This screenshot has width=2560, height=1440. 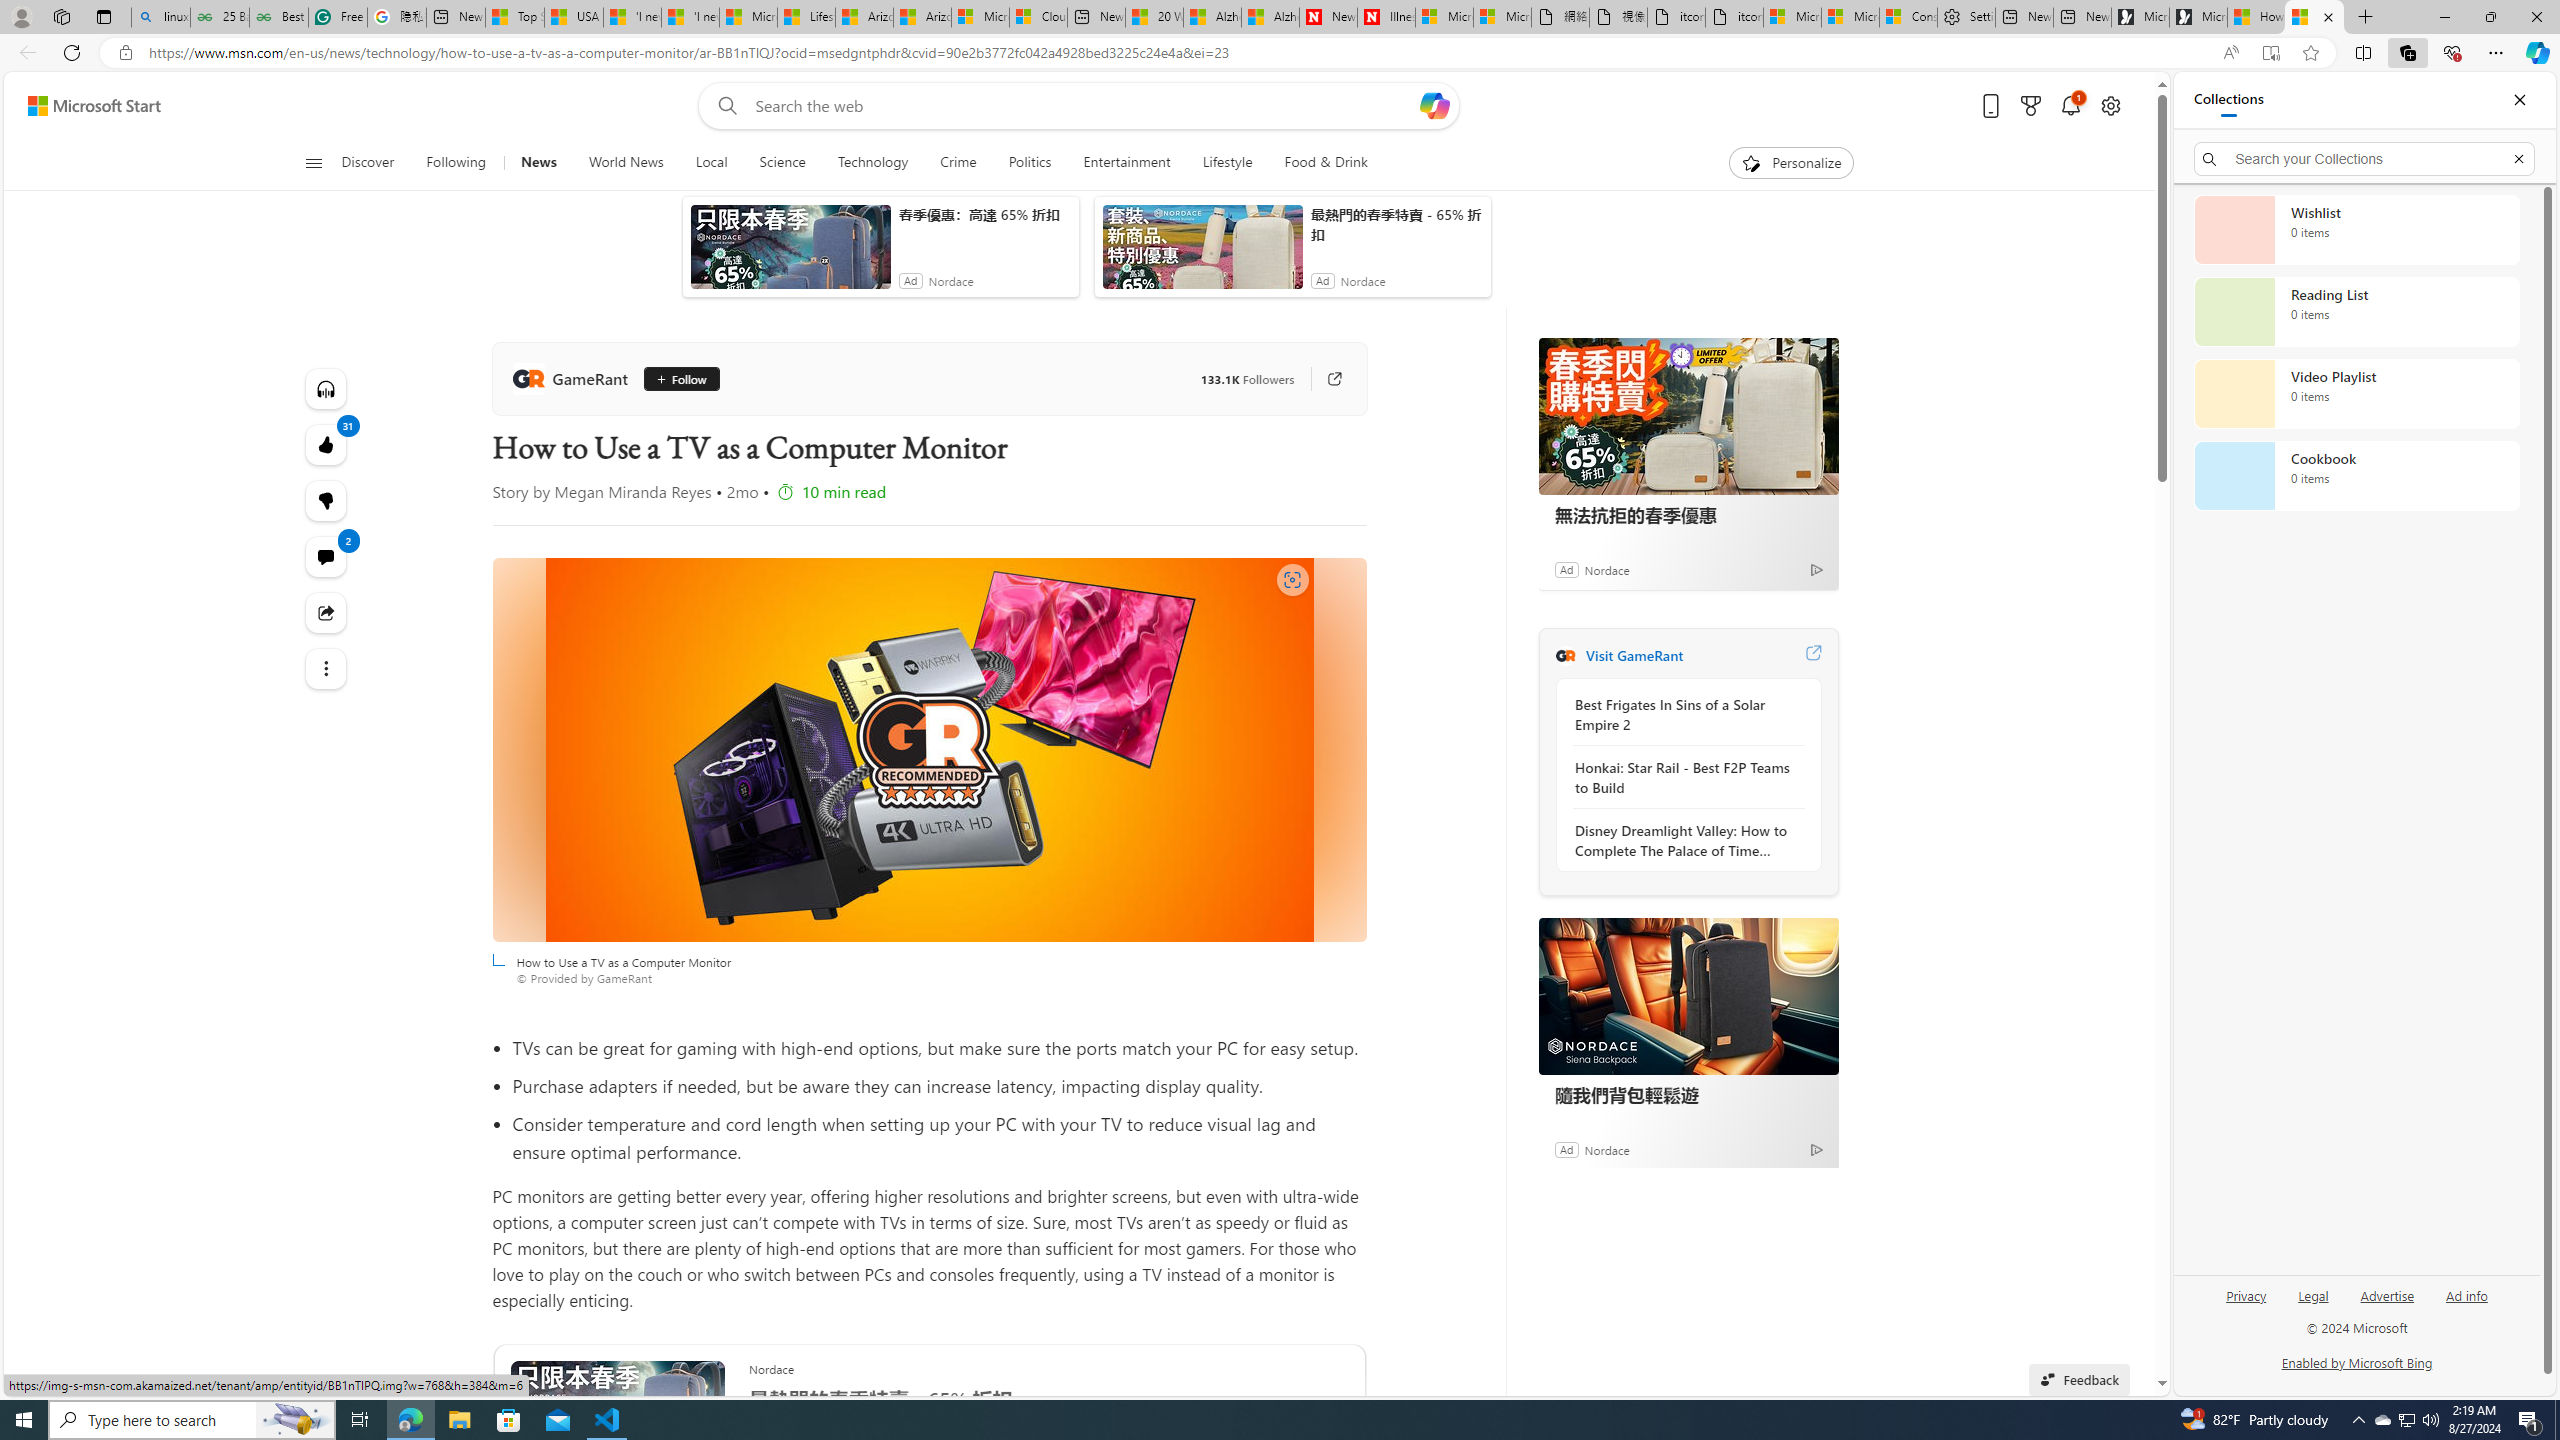 I want to click on 'Wishlist collection, 0 items', so click(x=2356, y=229).